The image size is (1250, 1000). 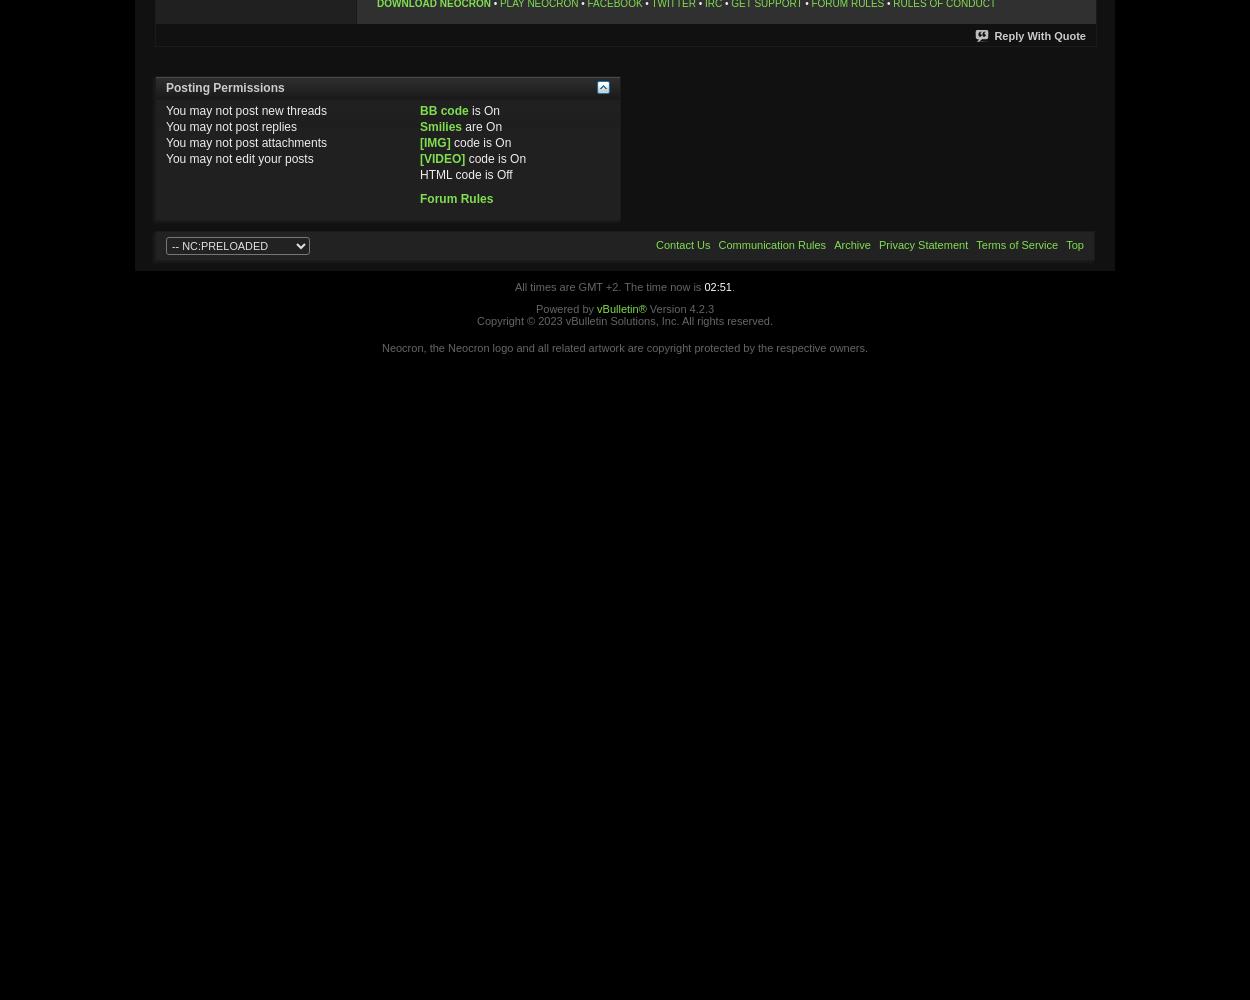 I want to click on 'Neocron, the Neocron logo and all related artwork are copyright protected by the respective owners.', so click(x=623, y=346).